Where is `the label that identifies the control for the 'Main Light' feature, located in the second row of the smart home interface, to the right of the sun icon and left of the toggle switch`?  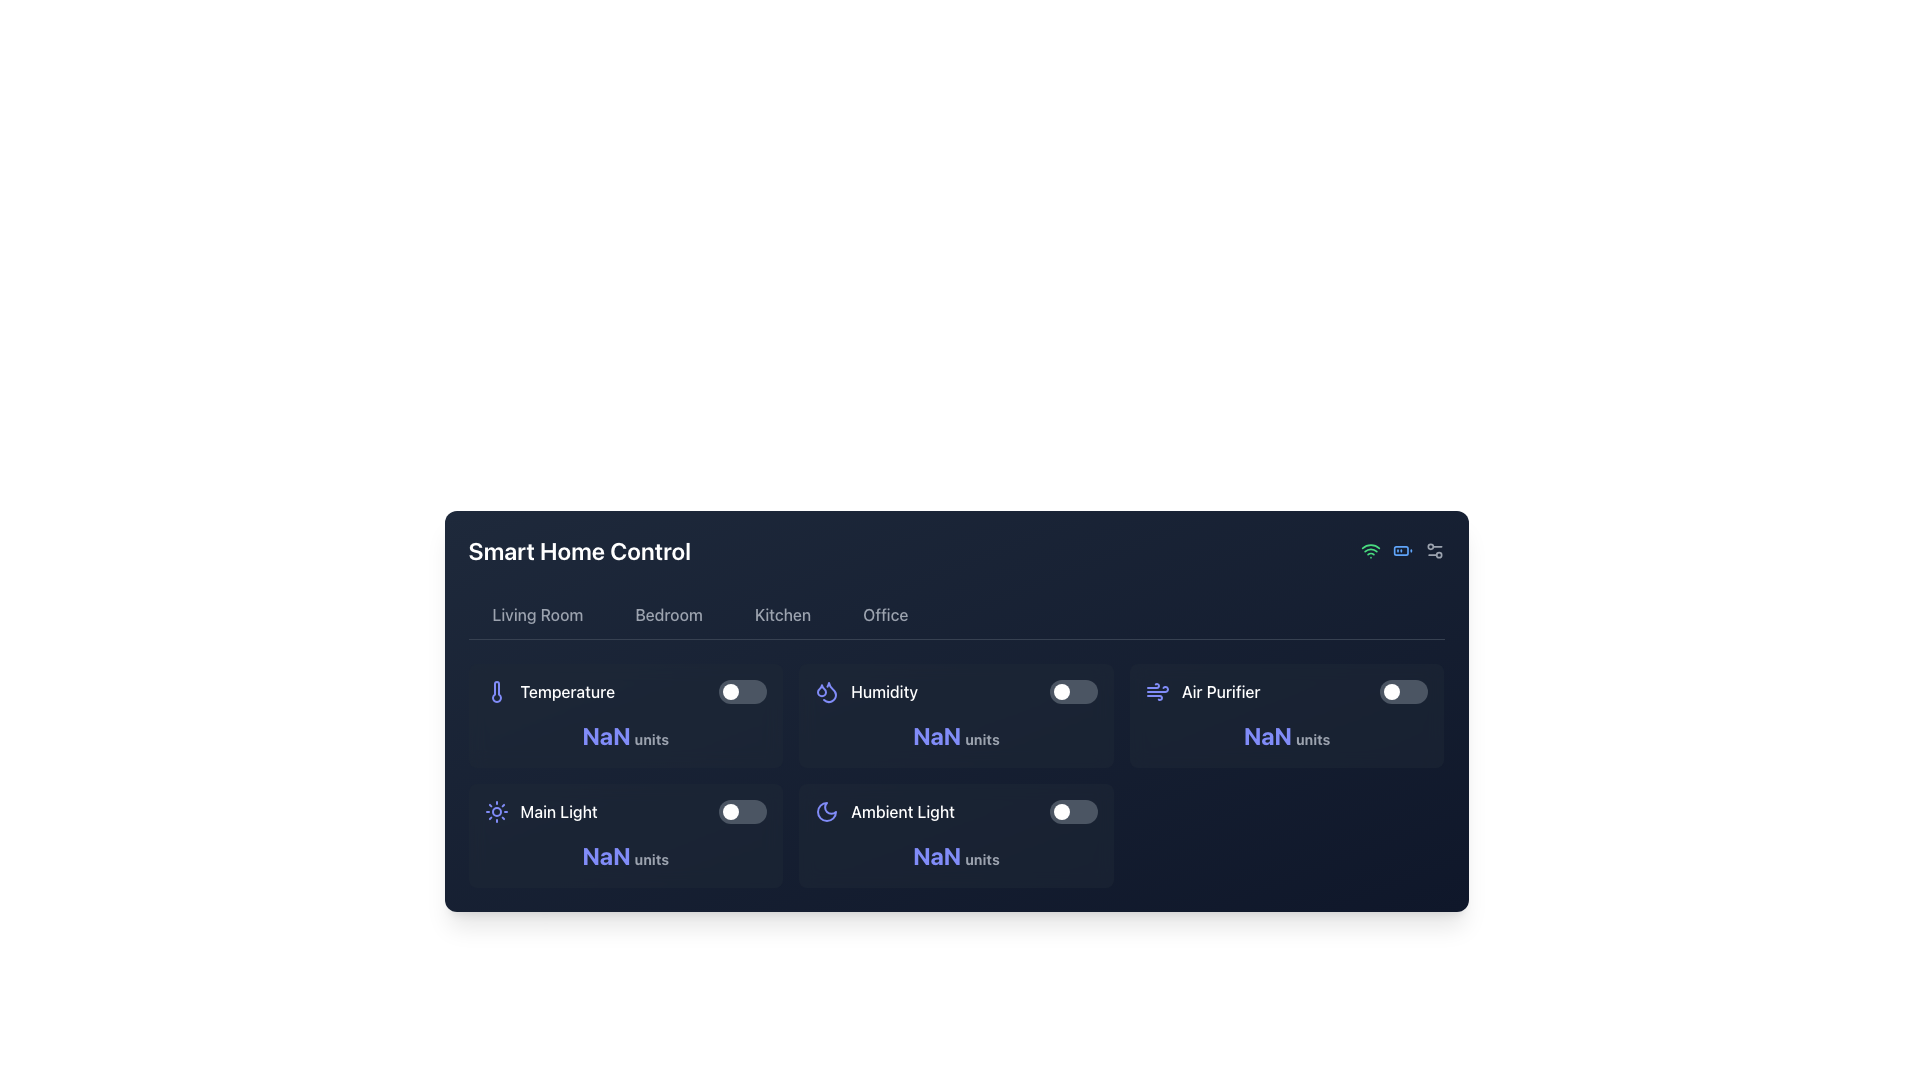
the label that identifies the control for the 'Main Light' feature, located in the second row of the smart home interface, to the right of the sun icon and left of the toggle switch is located at coordinates (559, 812).